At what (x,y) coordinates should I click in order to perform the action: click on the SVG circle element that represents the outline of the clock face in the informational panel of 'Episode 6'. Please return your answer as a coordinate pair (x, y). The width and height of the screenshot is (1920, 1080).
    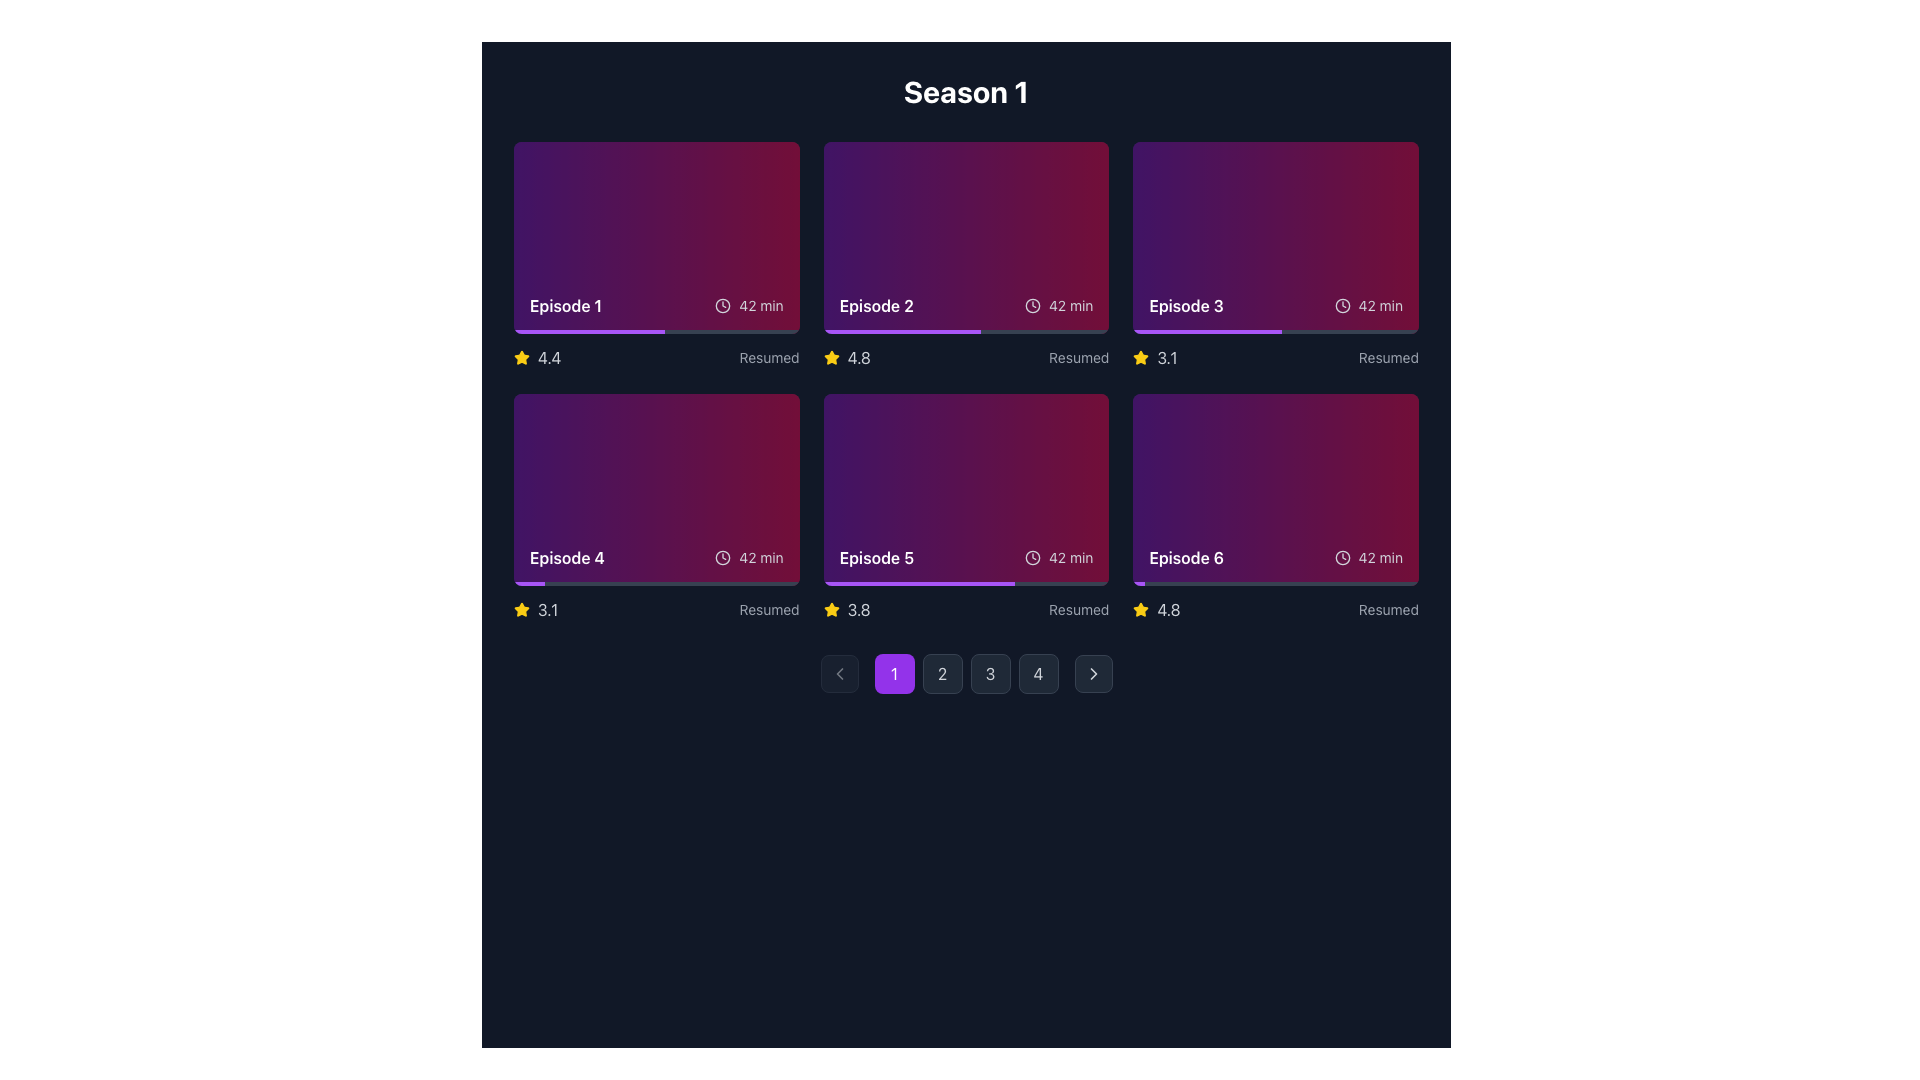
    Looking at the image, I should click on (1342, 558).